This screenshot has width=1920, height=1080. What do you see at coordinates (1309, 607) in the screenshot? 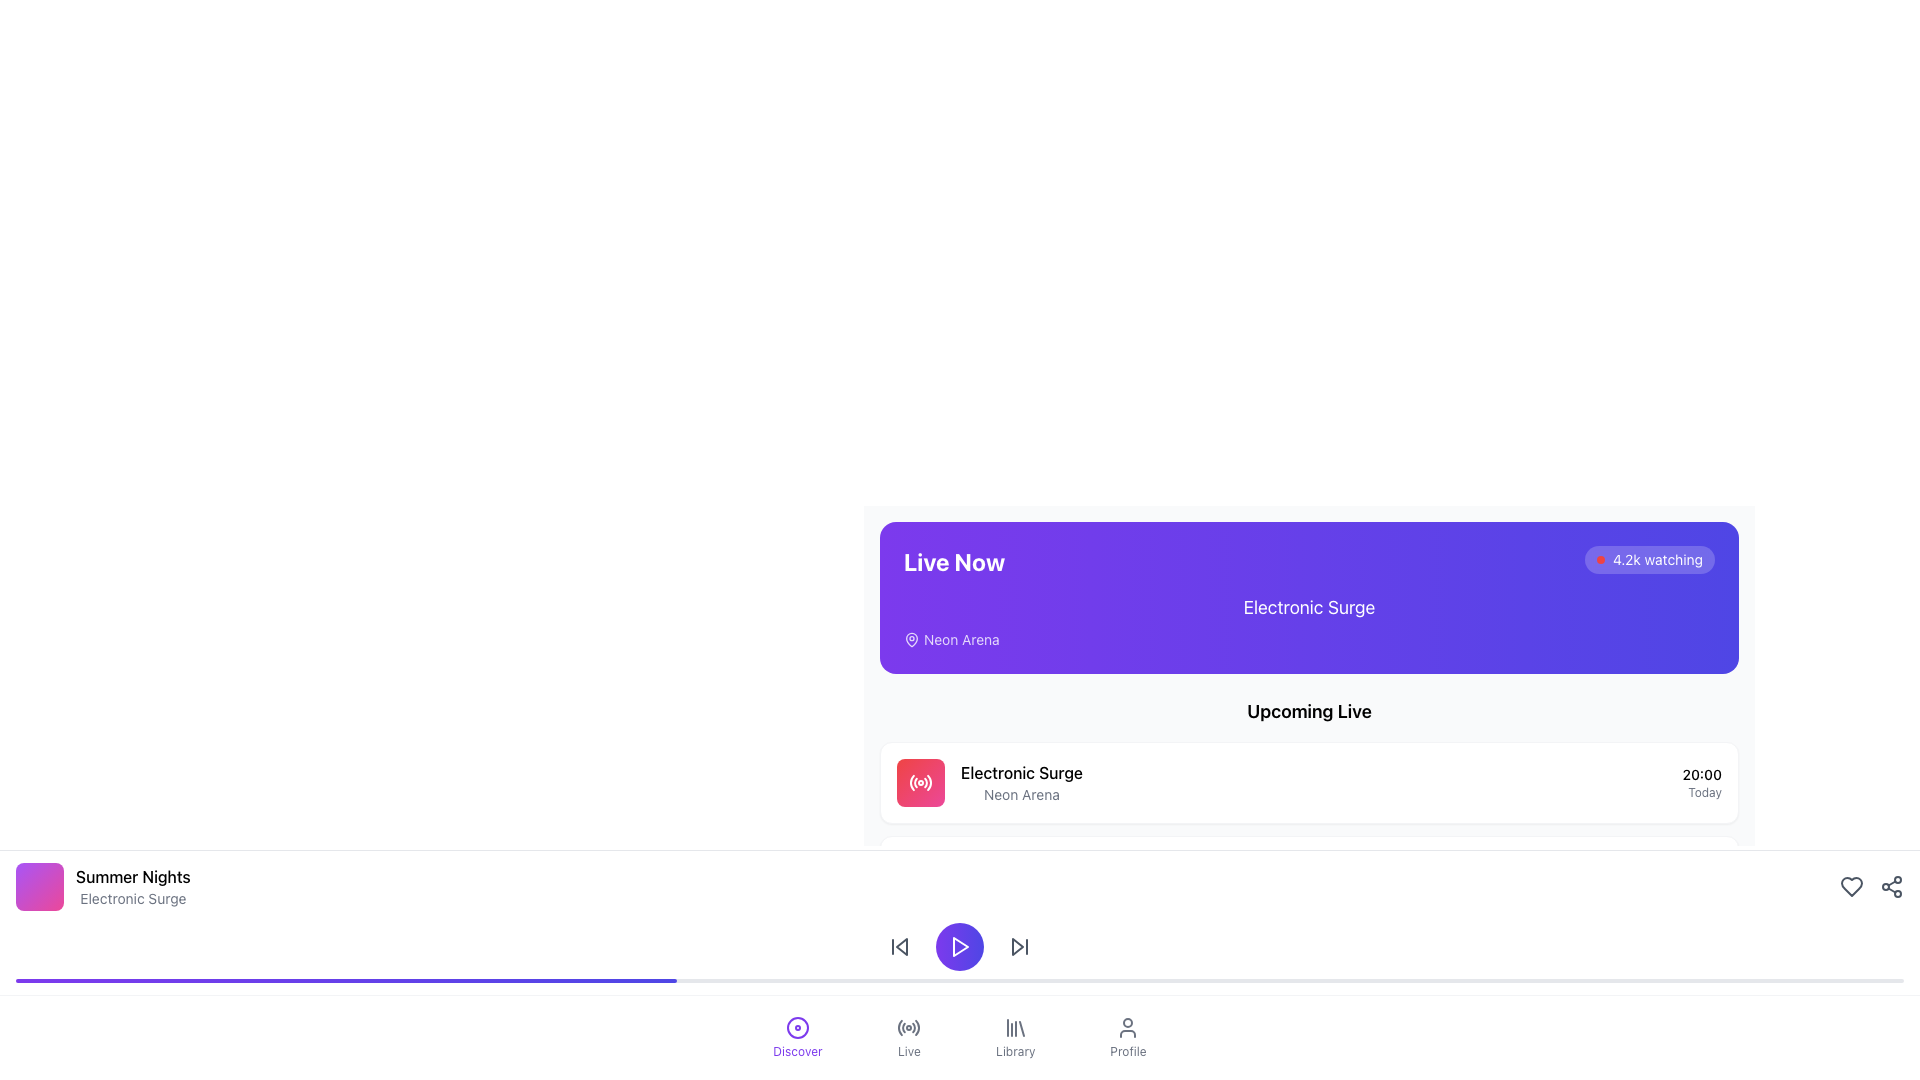
I see `the text label displaying 'Electronic Surge' which is prominently styled against a vibrant purple background, located at the top center of the 'Live Now' section` at bounding box center [1309, 607].